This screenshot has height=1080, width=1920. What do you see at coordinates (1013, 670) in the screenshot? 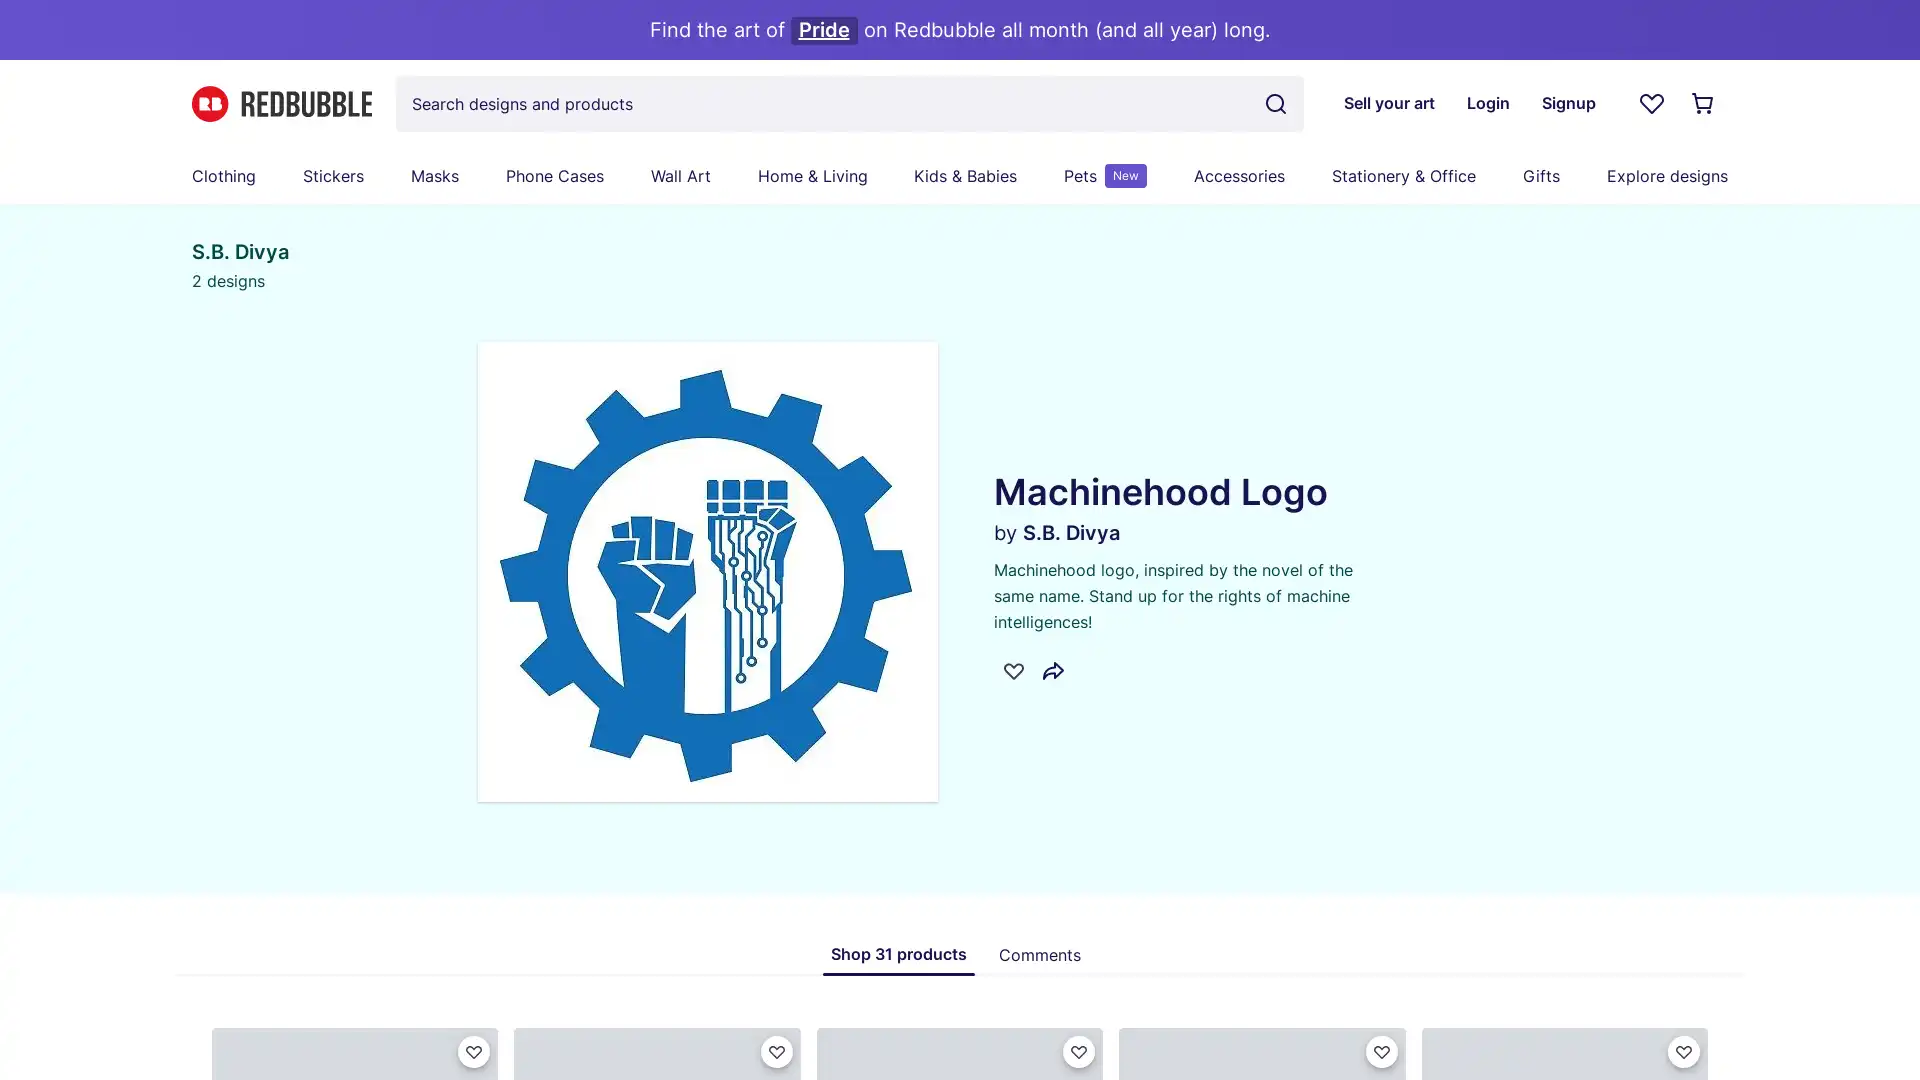
I see `Favorite` at bounding box center [1013, 670].